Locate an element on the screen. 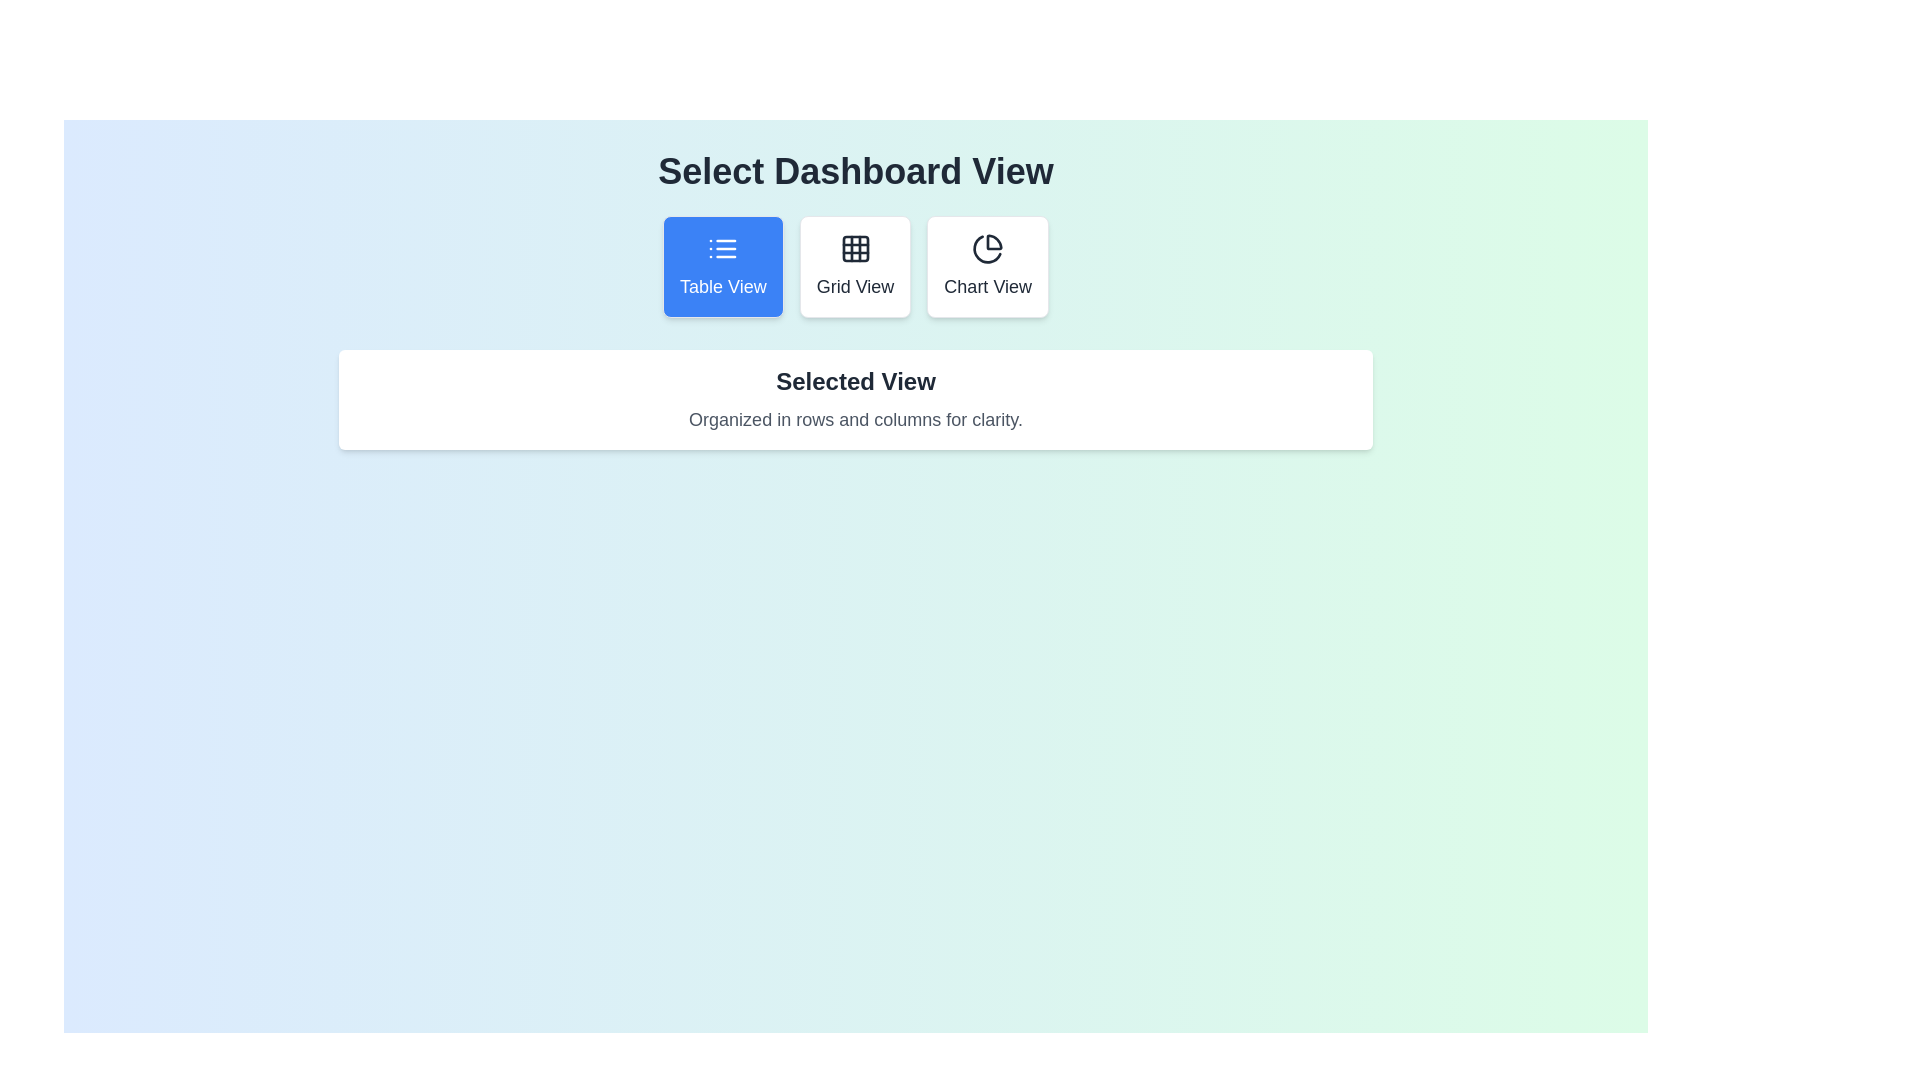 This screenshot has width=1920, height=1080. the Table View button to see its hover effect is located at coordinates (722, 265).